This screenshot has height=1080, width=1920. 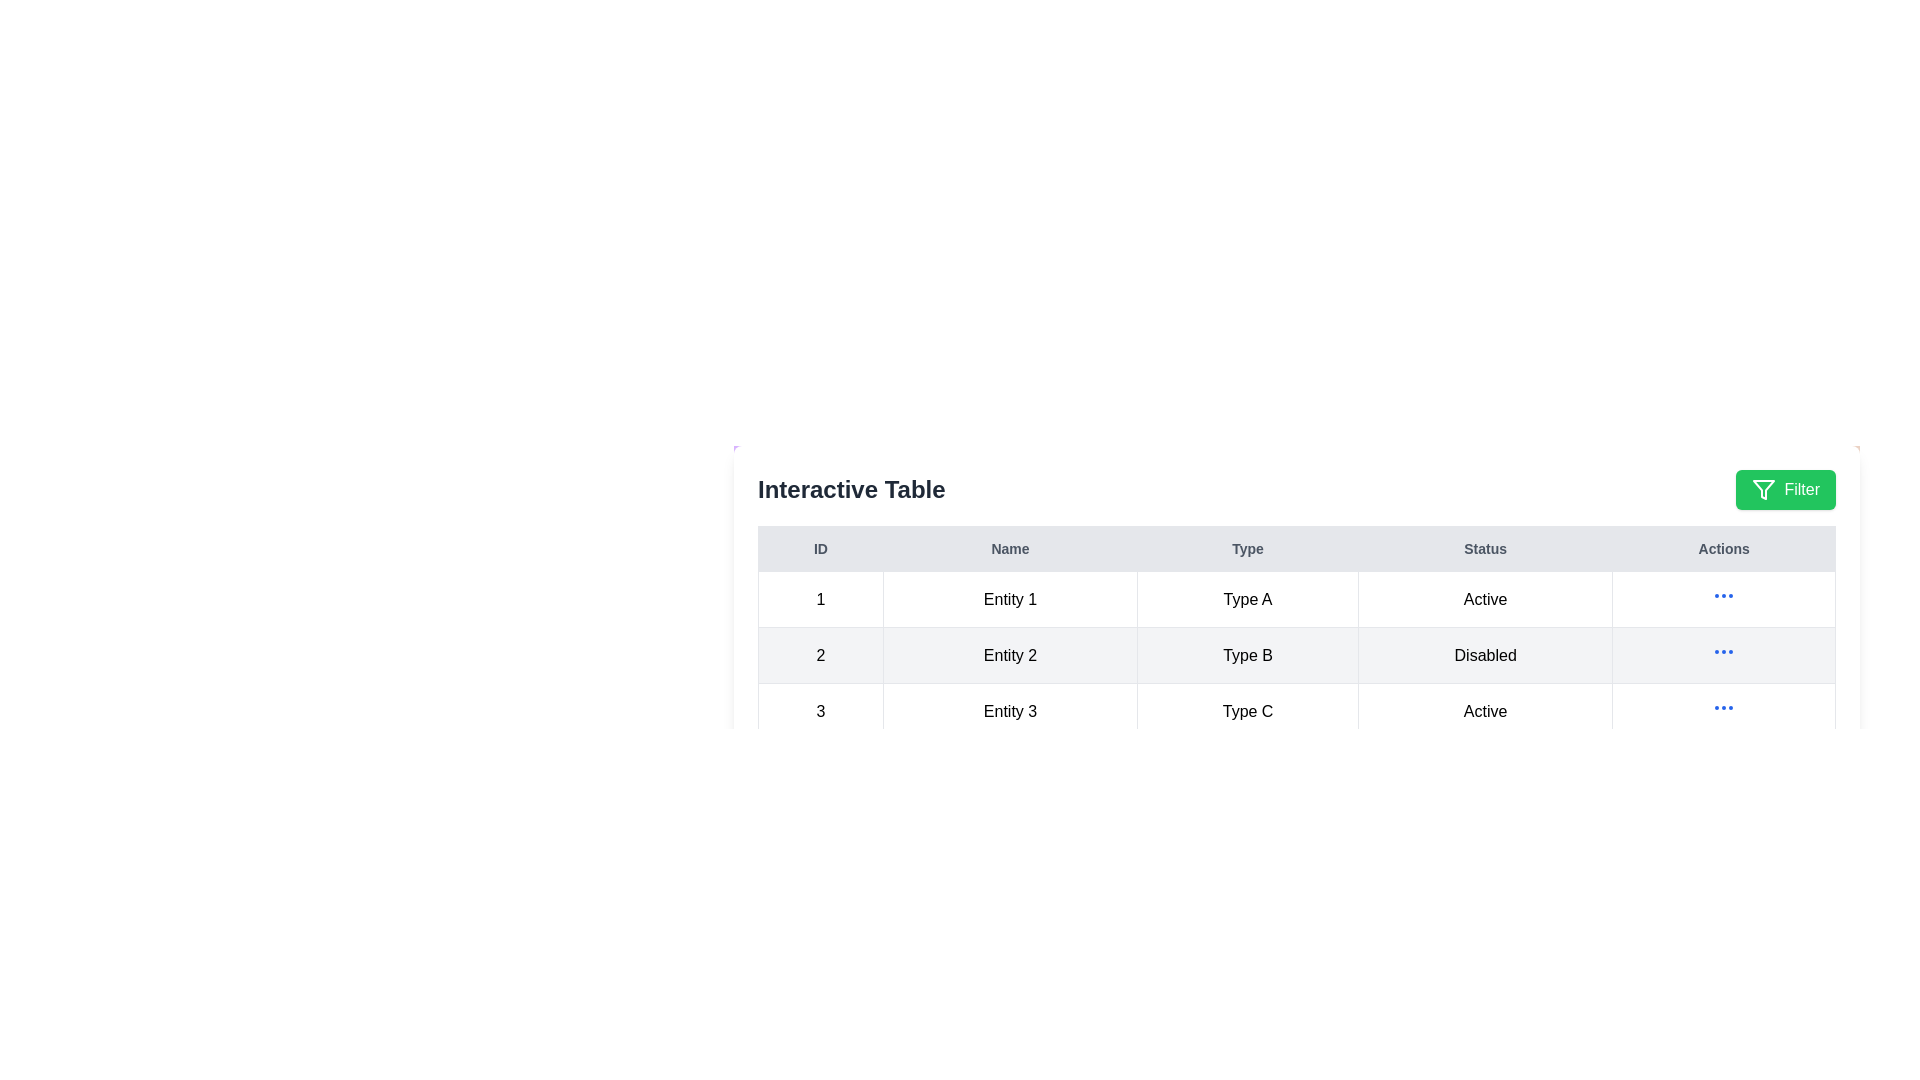 What do you see at coordinates (1785, 489) in the screenshot?
I see `the 'Filter' button to open filtering options` at bounding box center [1785, 489].